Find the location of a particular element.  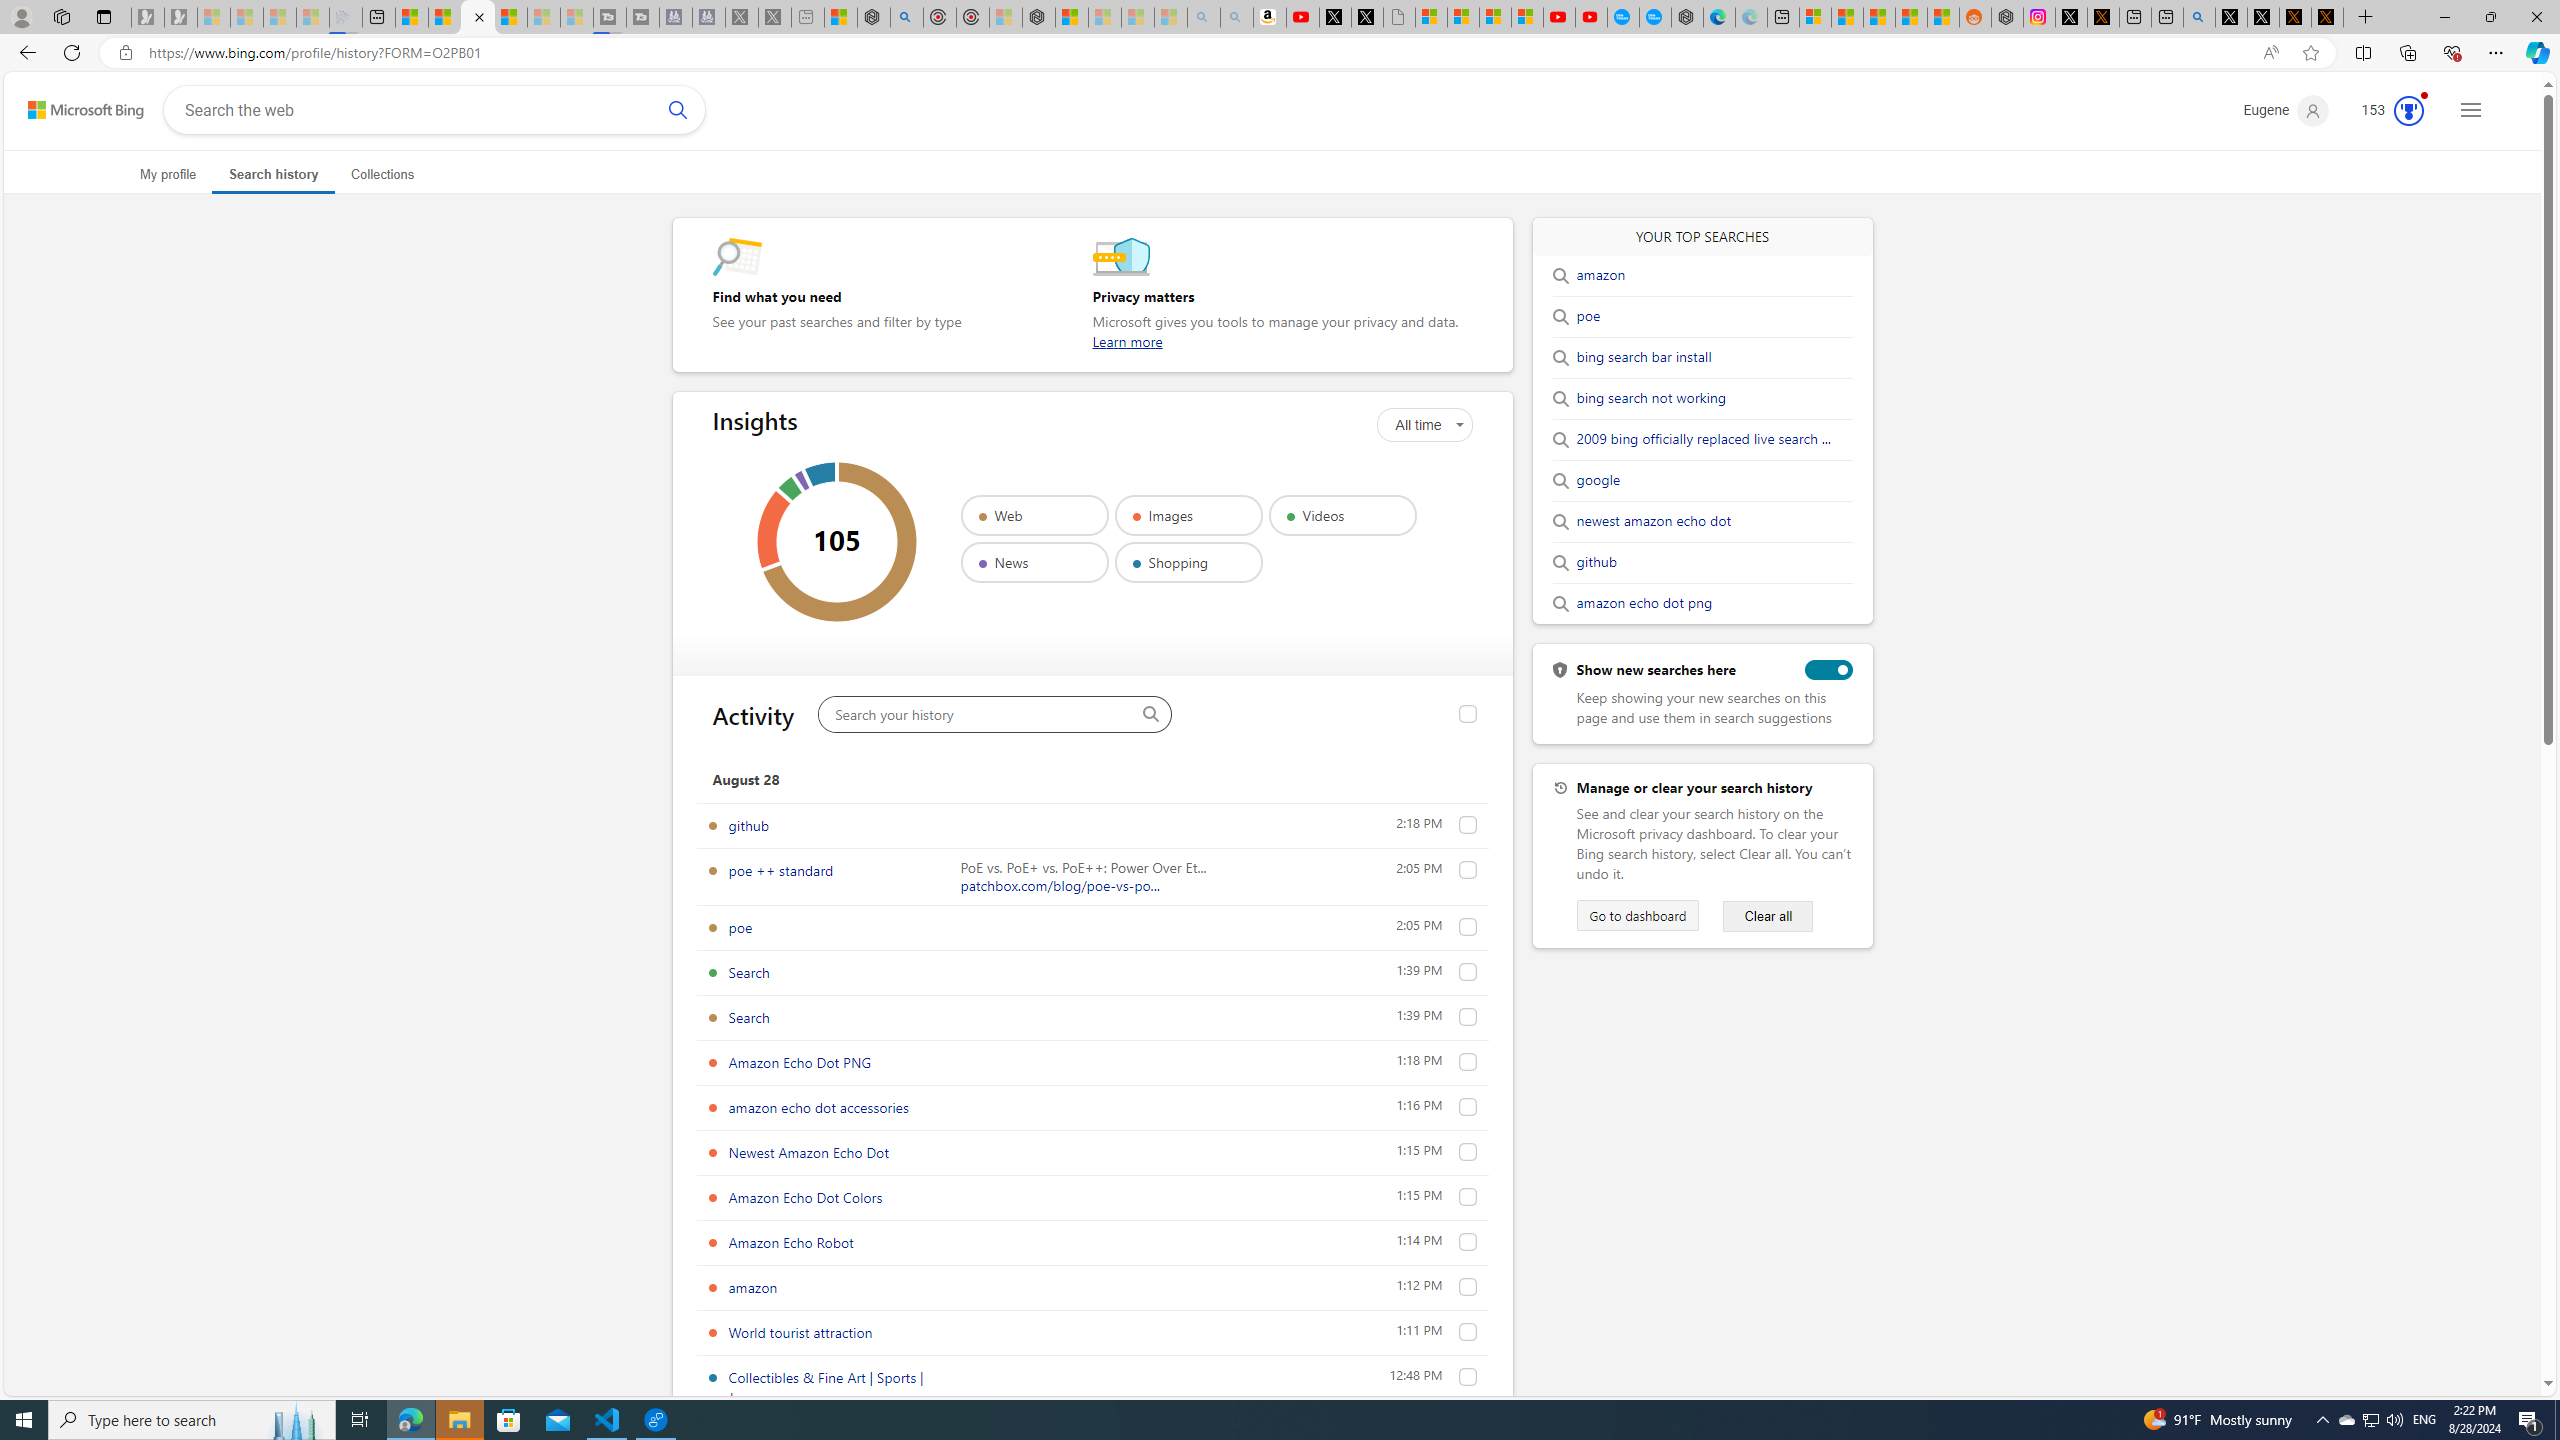

'poe ++ standard' is located at coordinates (779, 869).